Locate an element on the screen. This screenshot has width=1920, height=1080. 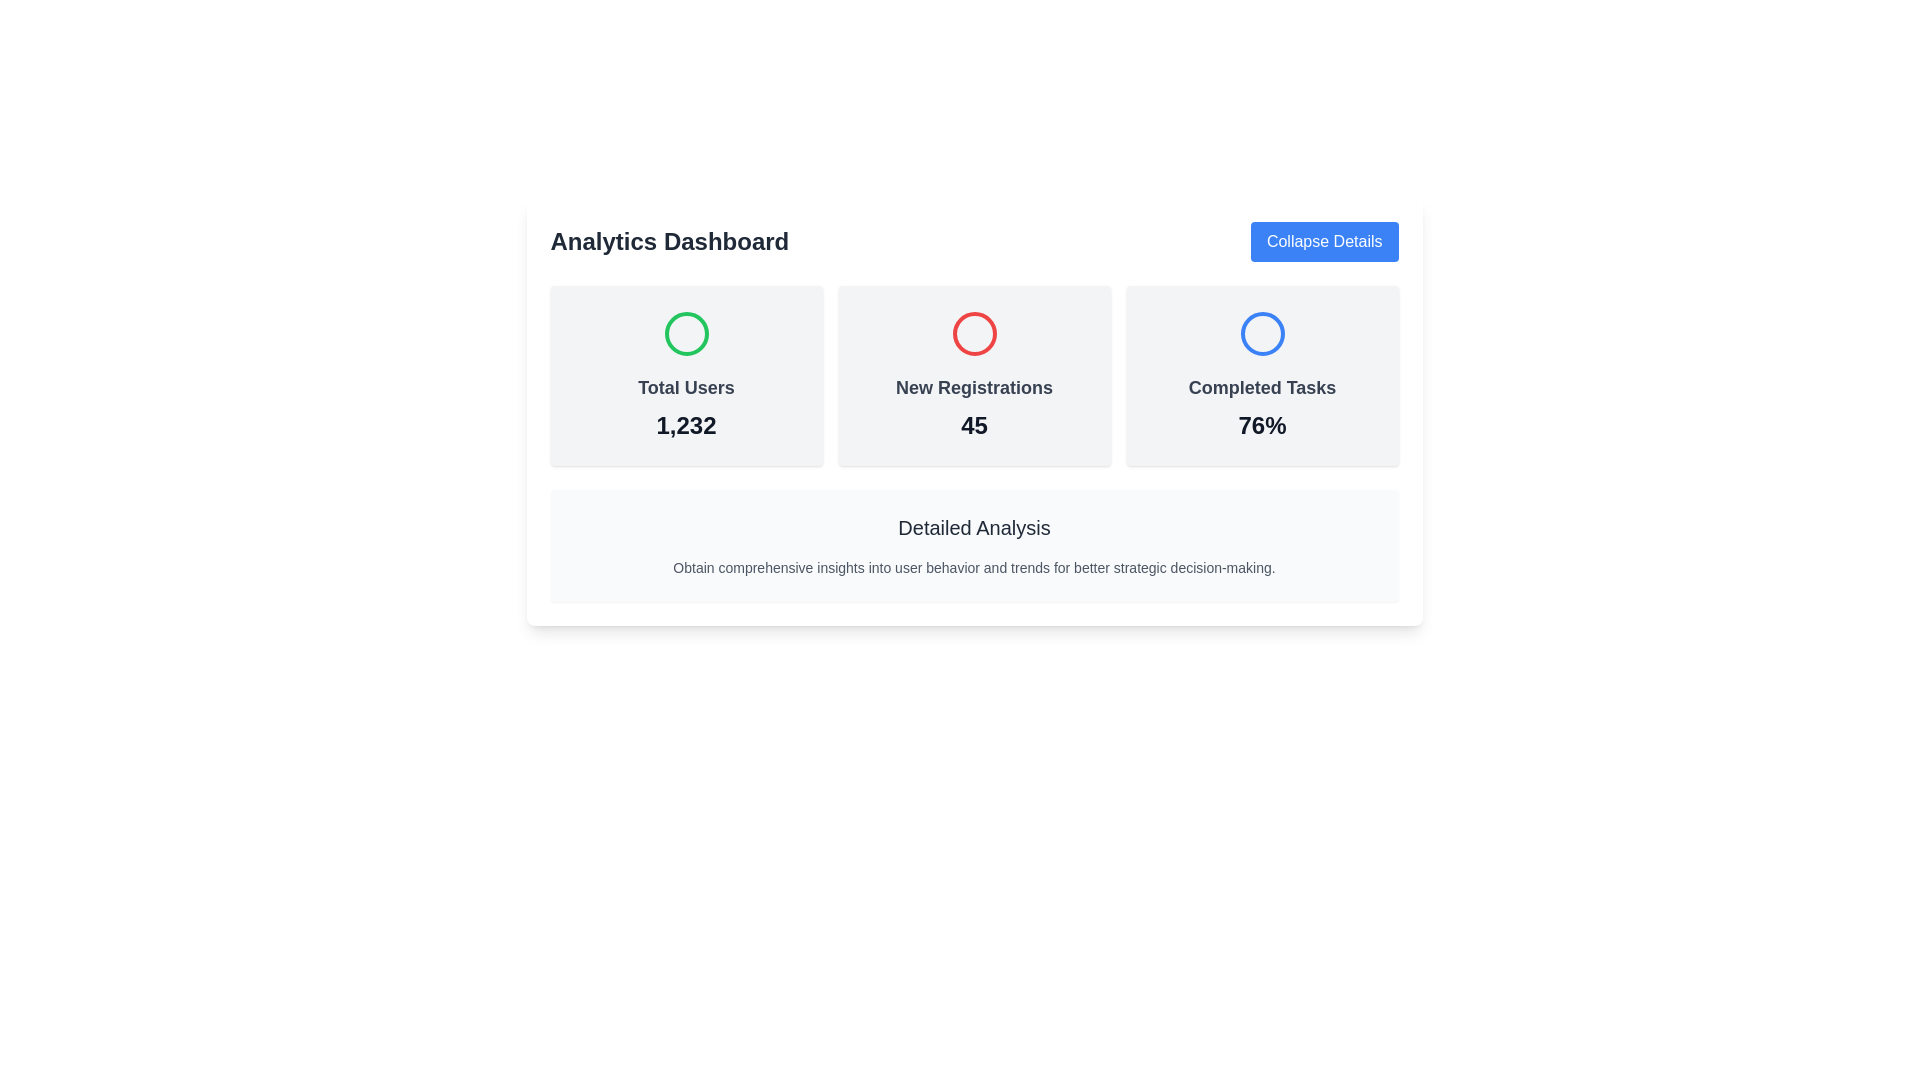
the 'New Registrations' text label, which is styled with gray color and bold font, located in the center of the card above the numeral '45' is located at coordinates (974, 388).